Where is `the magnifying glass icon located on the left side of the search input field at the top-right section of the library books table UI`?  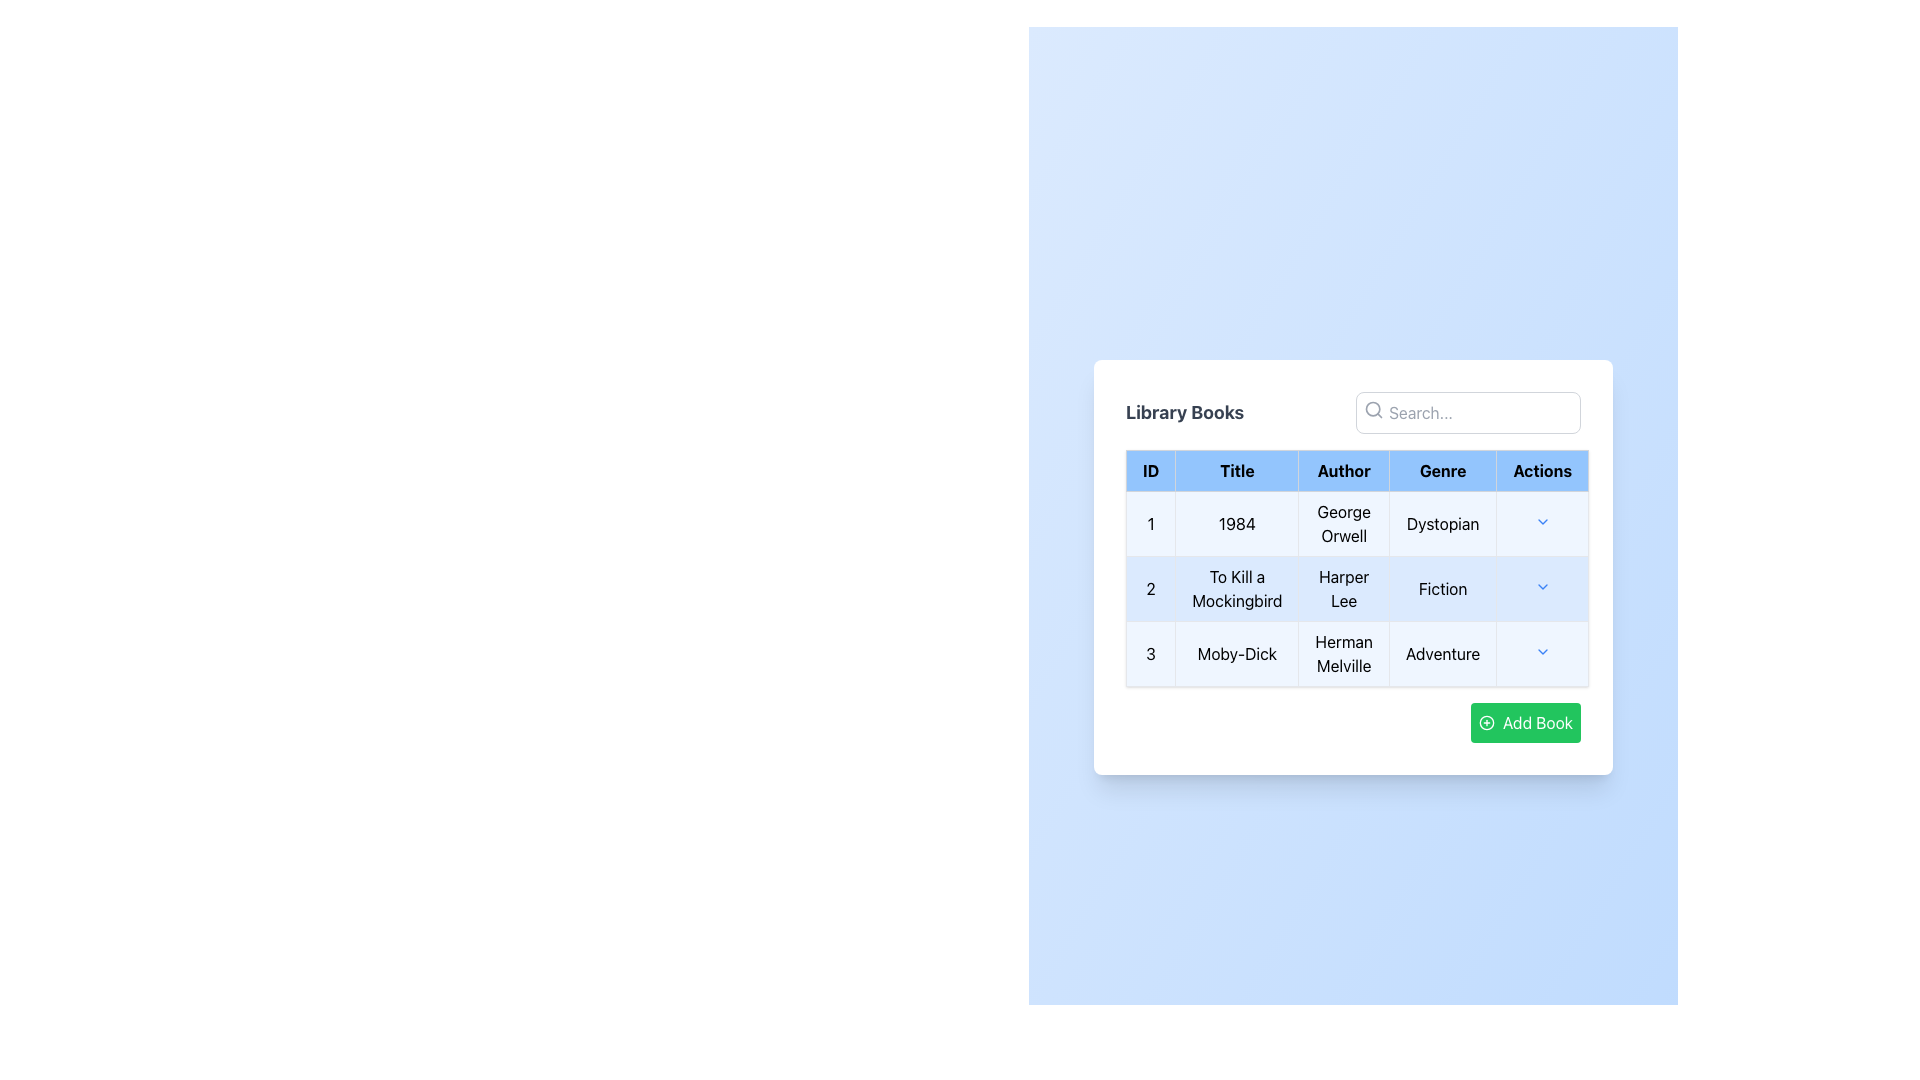 the magnifying glass icon located on the left side of the search input field at the top-right section of the library books table UI is located at coordinates (1373, 408).